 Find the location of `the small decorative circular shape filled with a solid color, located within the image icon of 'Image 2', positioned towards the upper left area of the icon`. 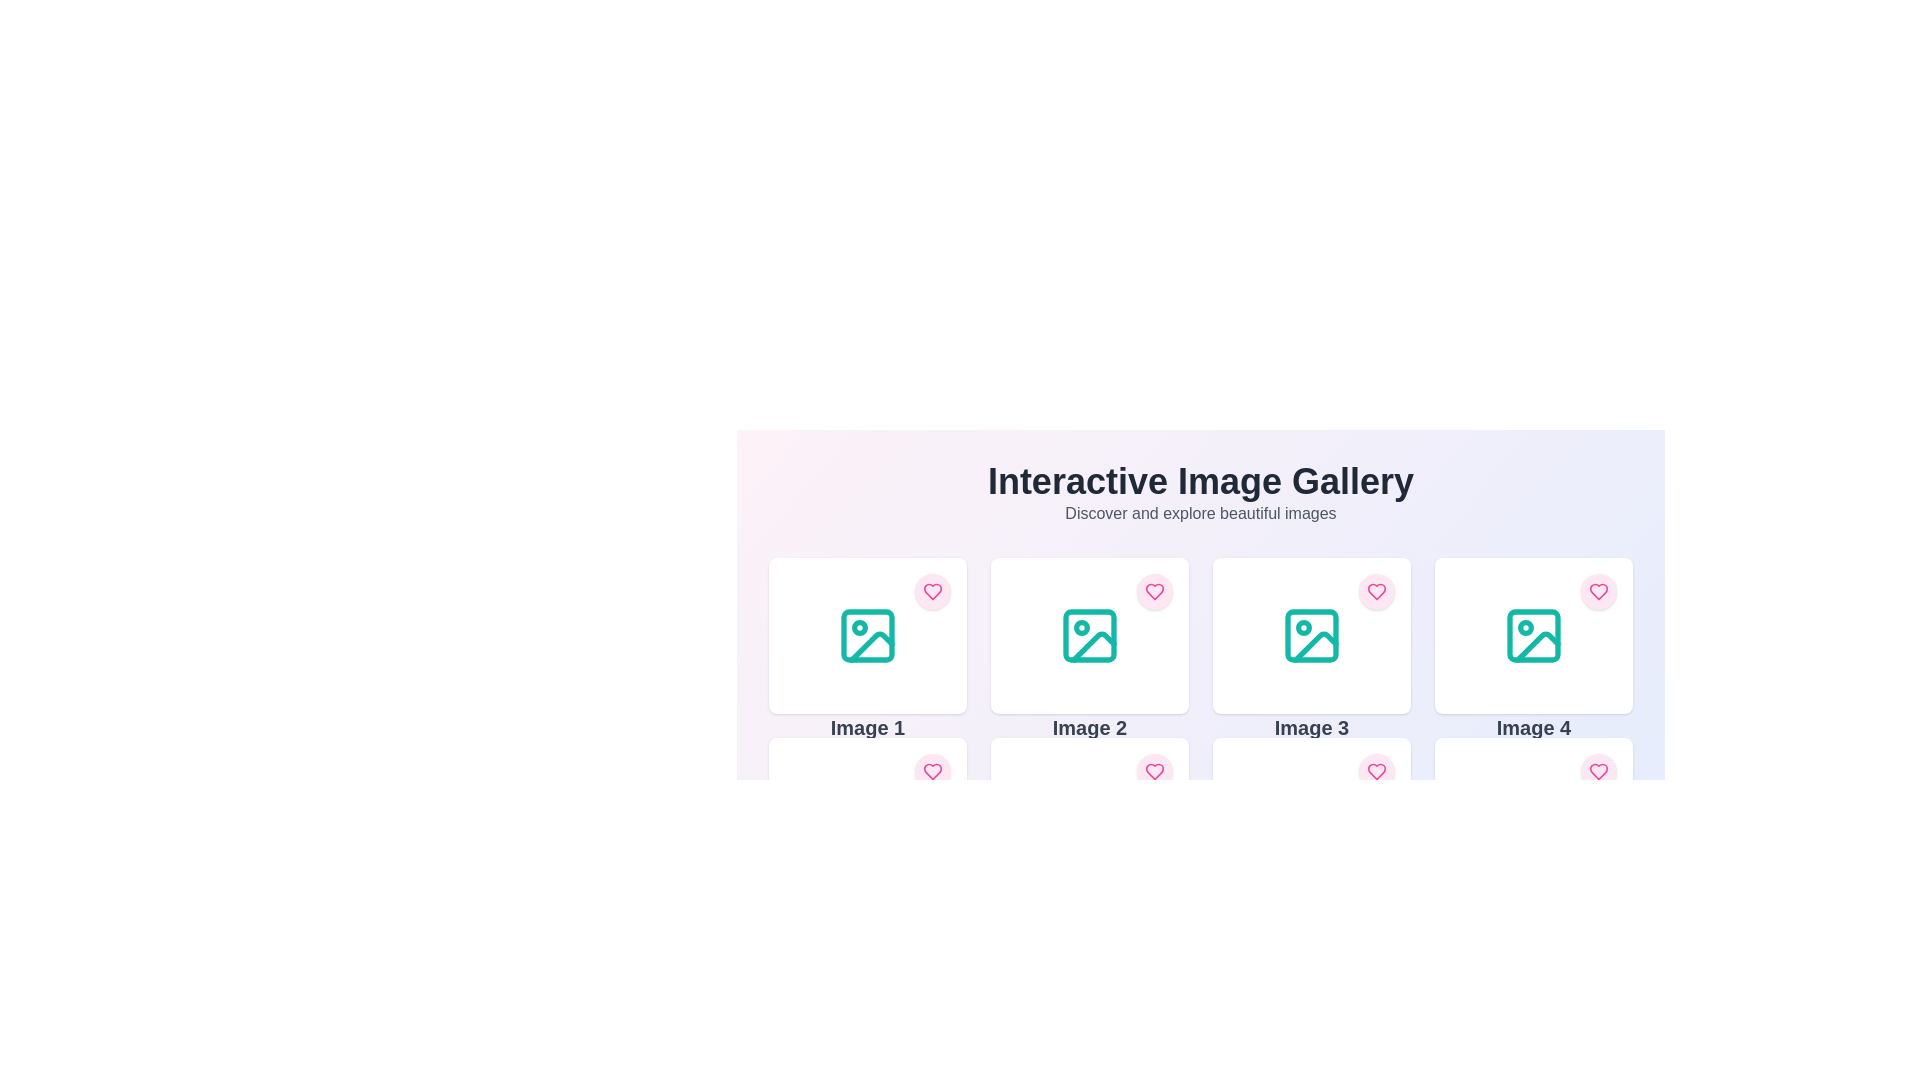

the small decorative circular shape filled with a solid color, located within the image icon of 'Image 2', positioned towards the upper left area of the icon is located at coordinates (1080, 627).